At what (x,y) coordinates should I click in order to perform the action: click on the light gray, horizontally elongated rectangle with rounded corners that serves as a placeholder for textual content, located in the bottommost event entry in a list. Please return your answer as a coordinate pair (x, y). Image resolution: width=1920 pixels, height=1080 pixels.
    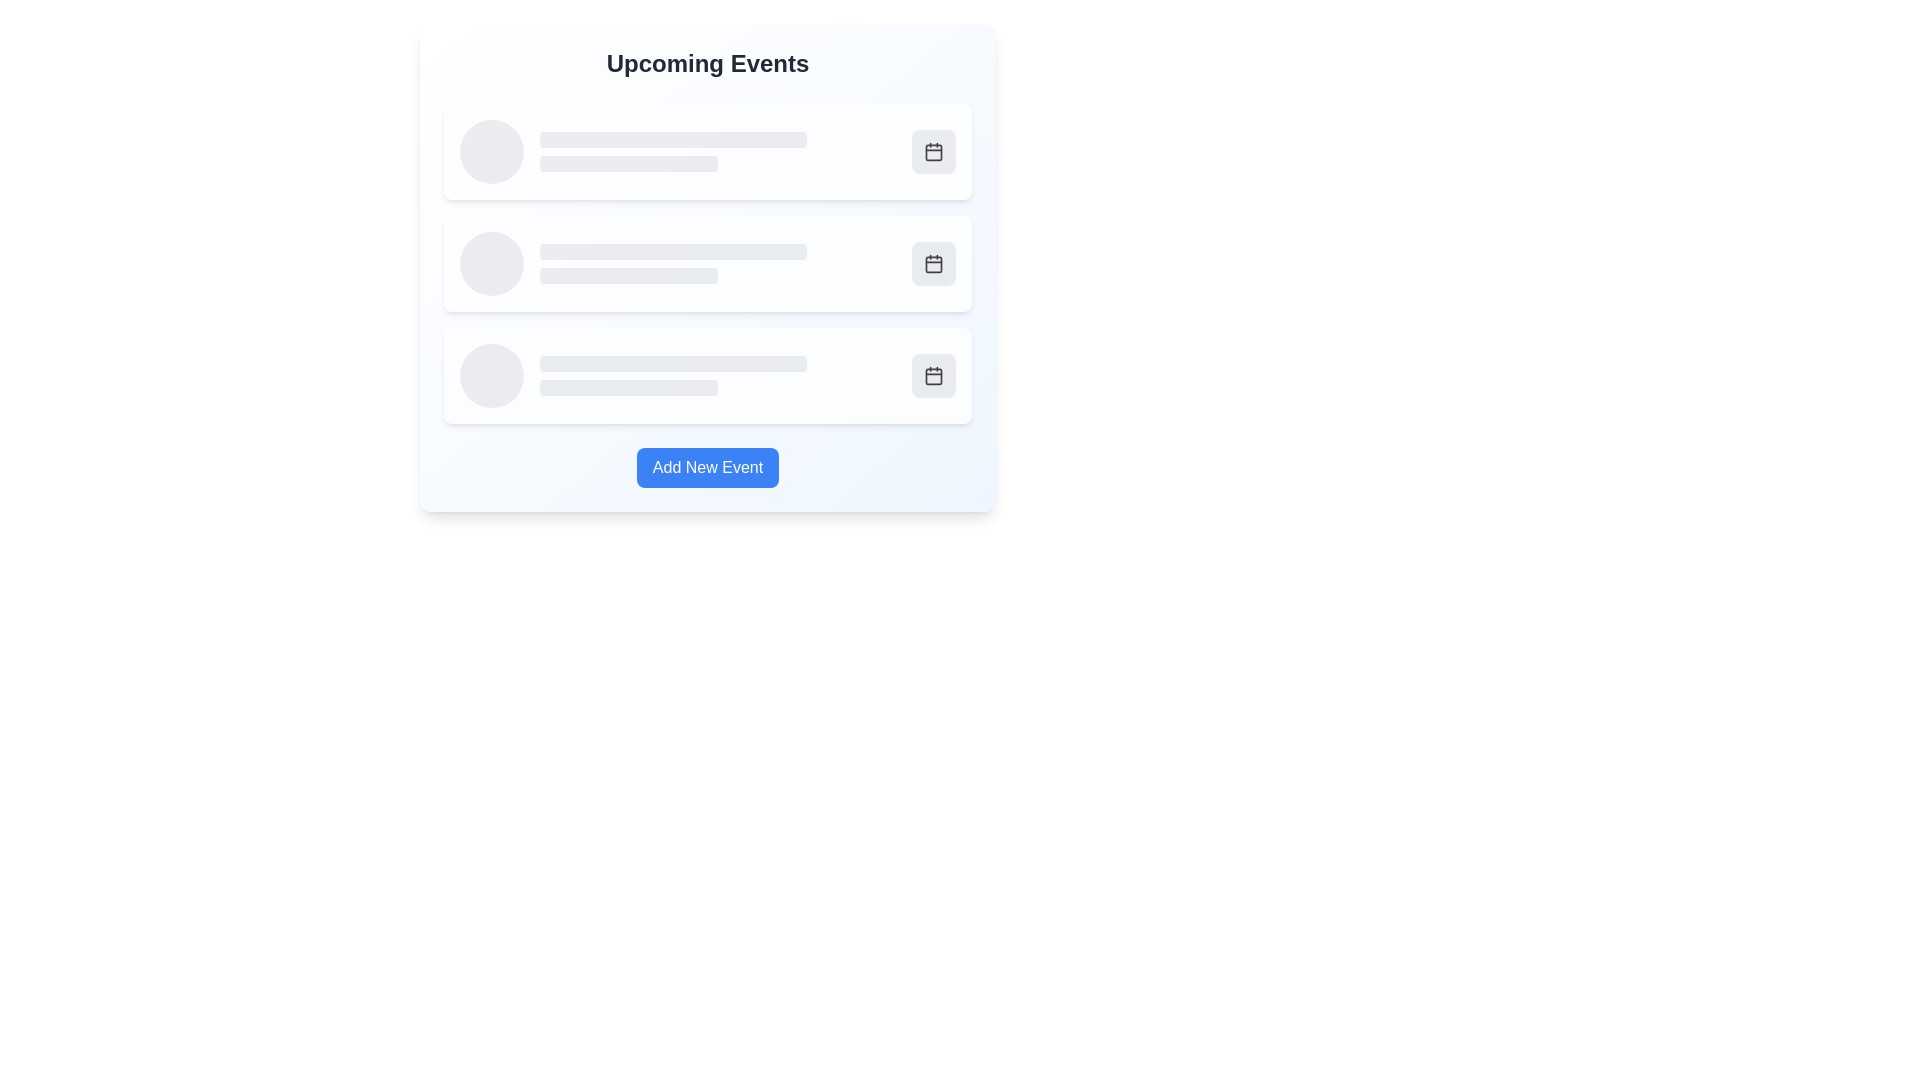
    Looking at the image, I should click on (673, 363).